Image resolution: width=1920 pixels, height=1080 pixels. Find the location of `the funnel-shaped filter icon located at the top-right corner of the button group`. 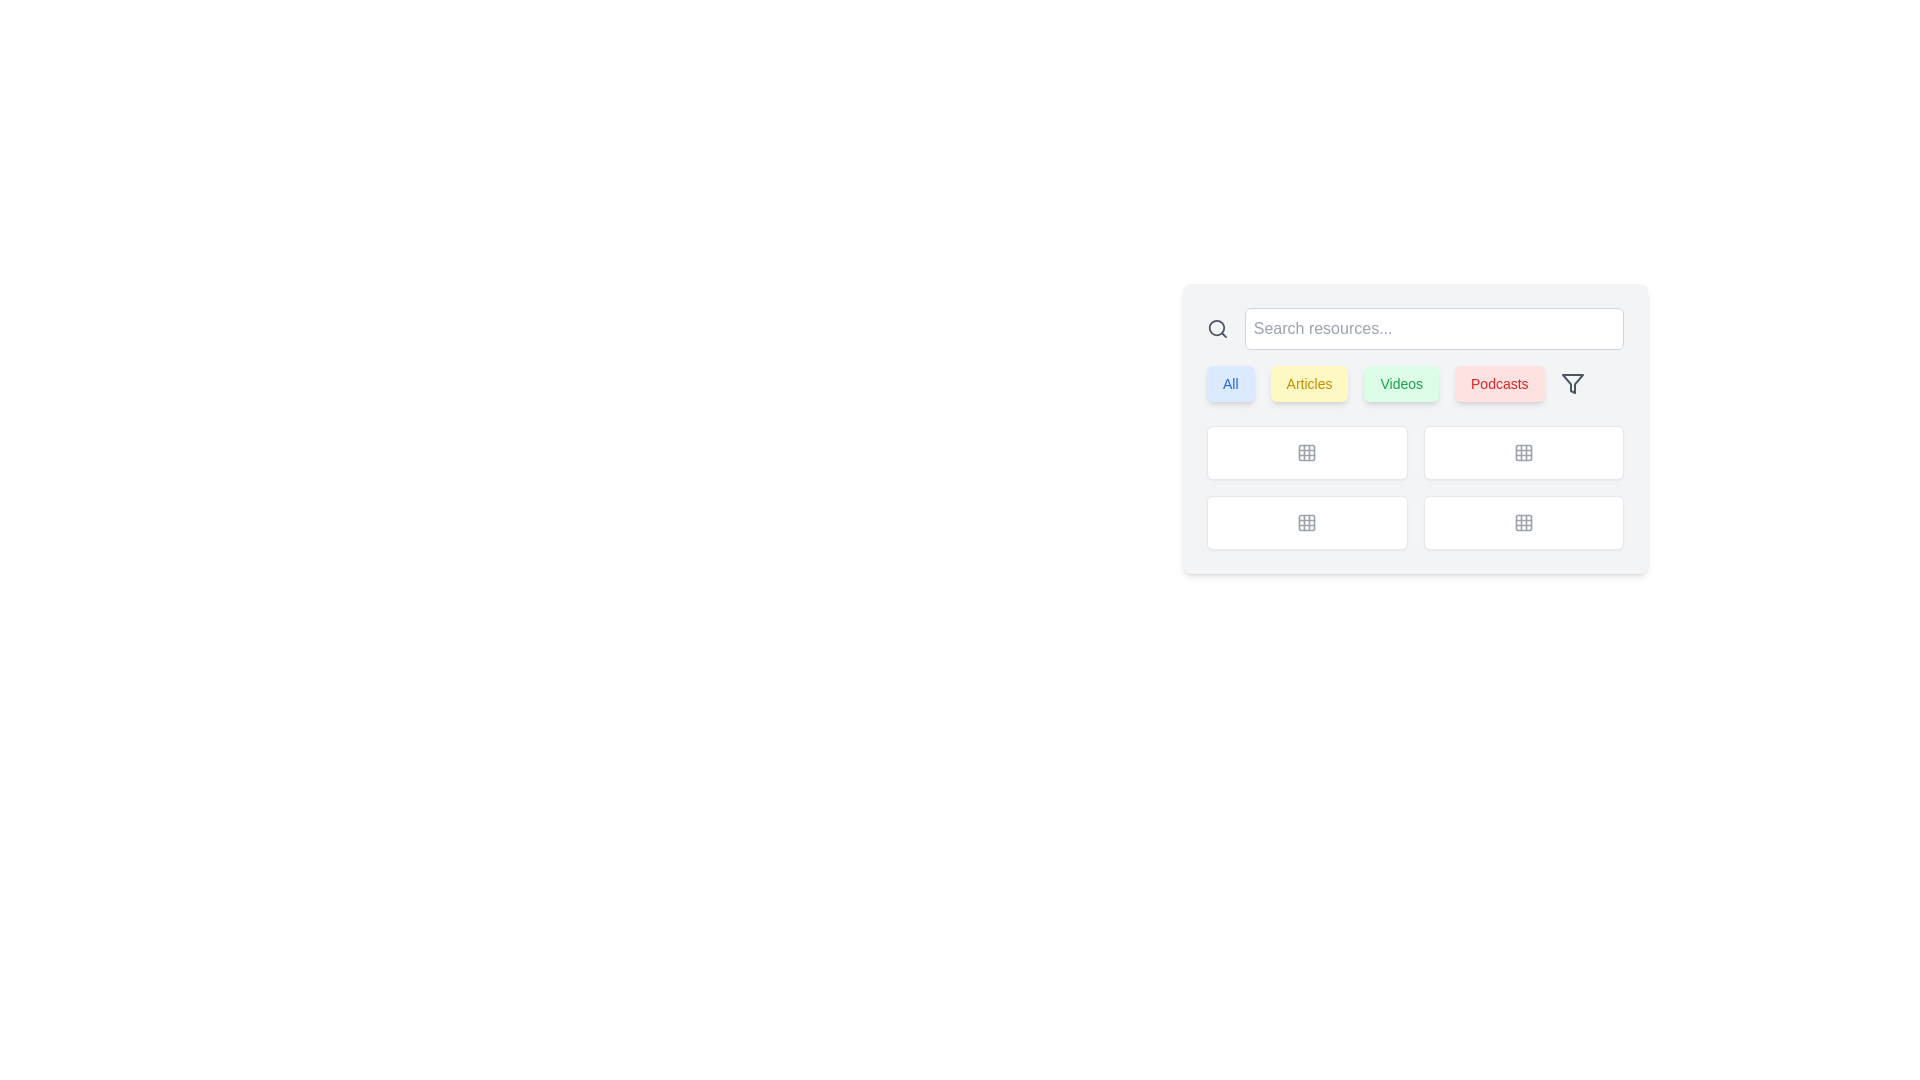

the funnel-shaped filter icon located at the top-right corner of the button group is located at coordinates (1571, 384).